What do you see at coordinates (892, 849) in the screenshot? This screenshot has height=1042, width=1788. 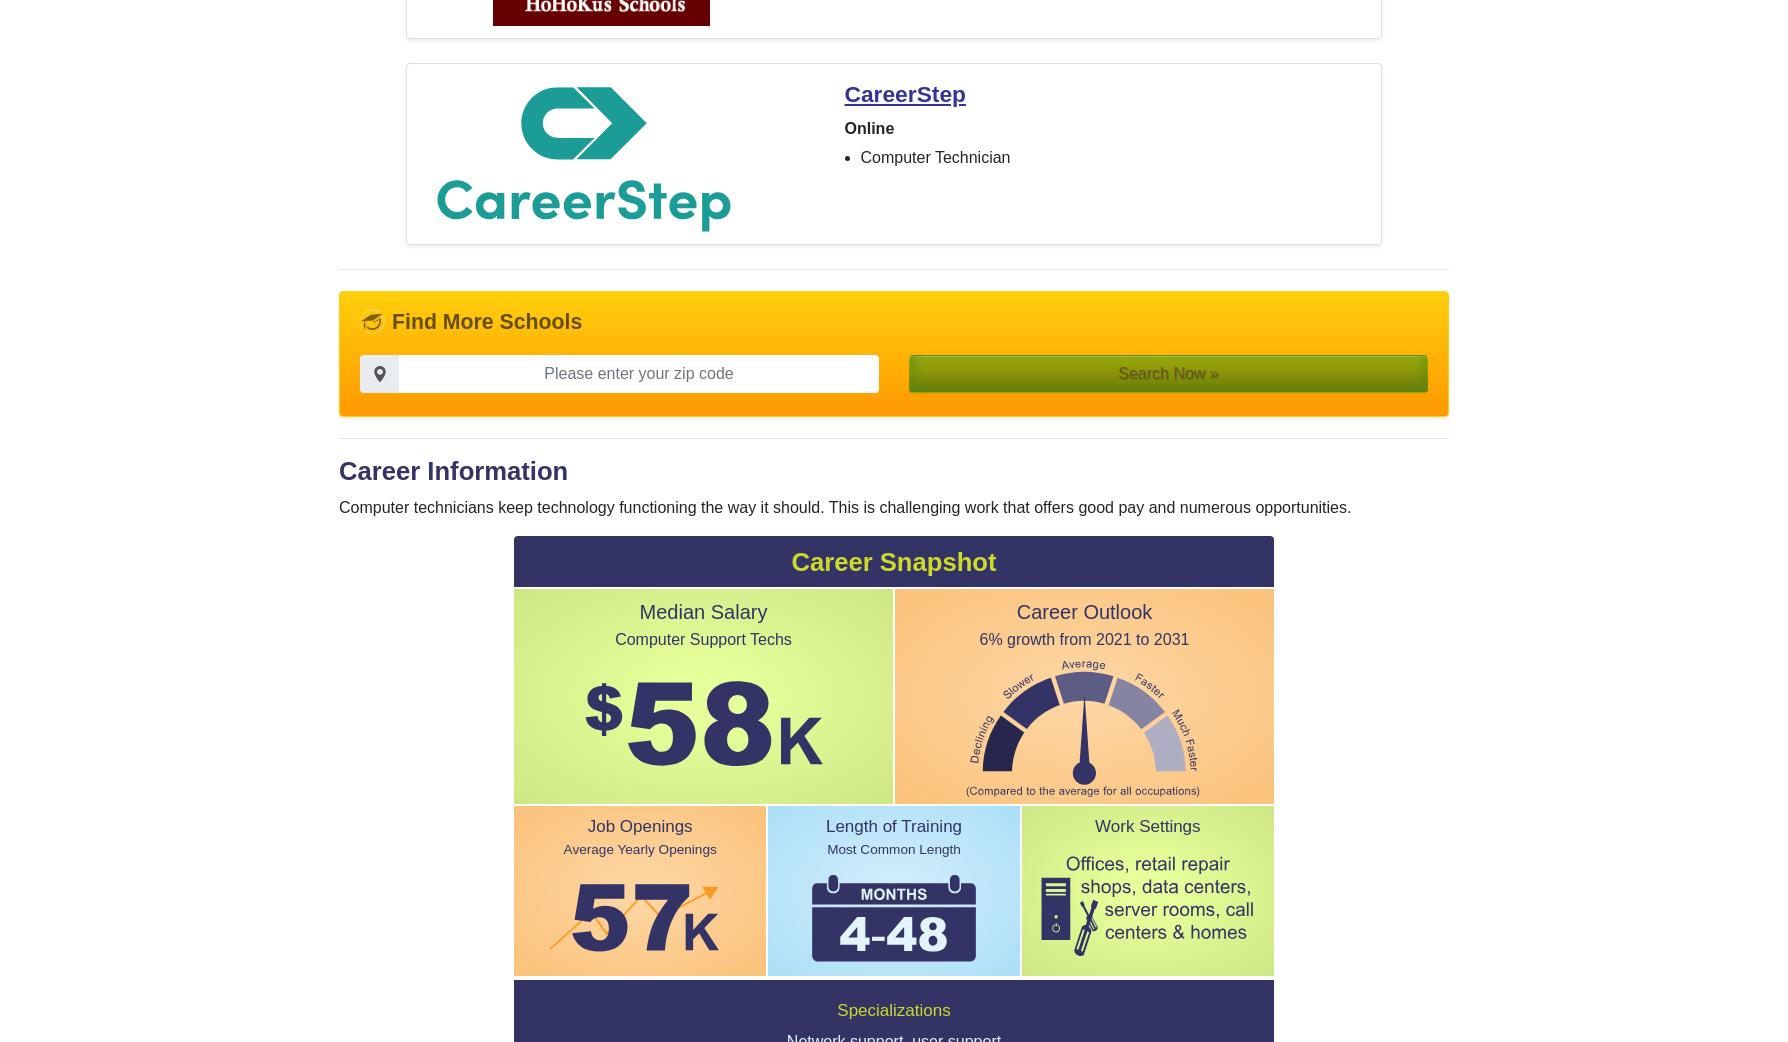 I see `'Most Common Length'` at bounding box center [892, 849].